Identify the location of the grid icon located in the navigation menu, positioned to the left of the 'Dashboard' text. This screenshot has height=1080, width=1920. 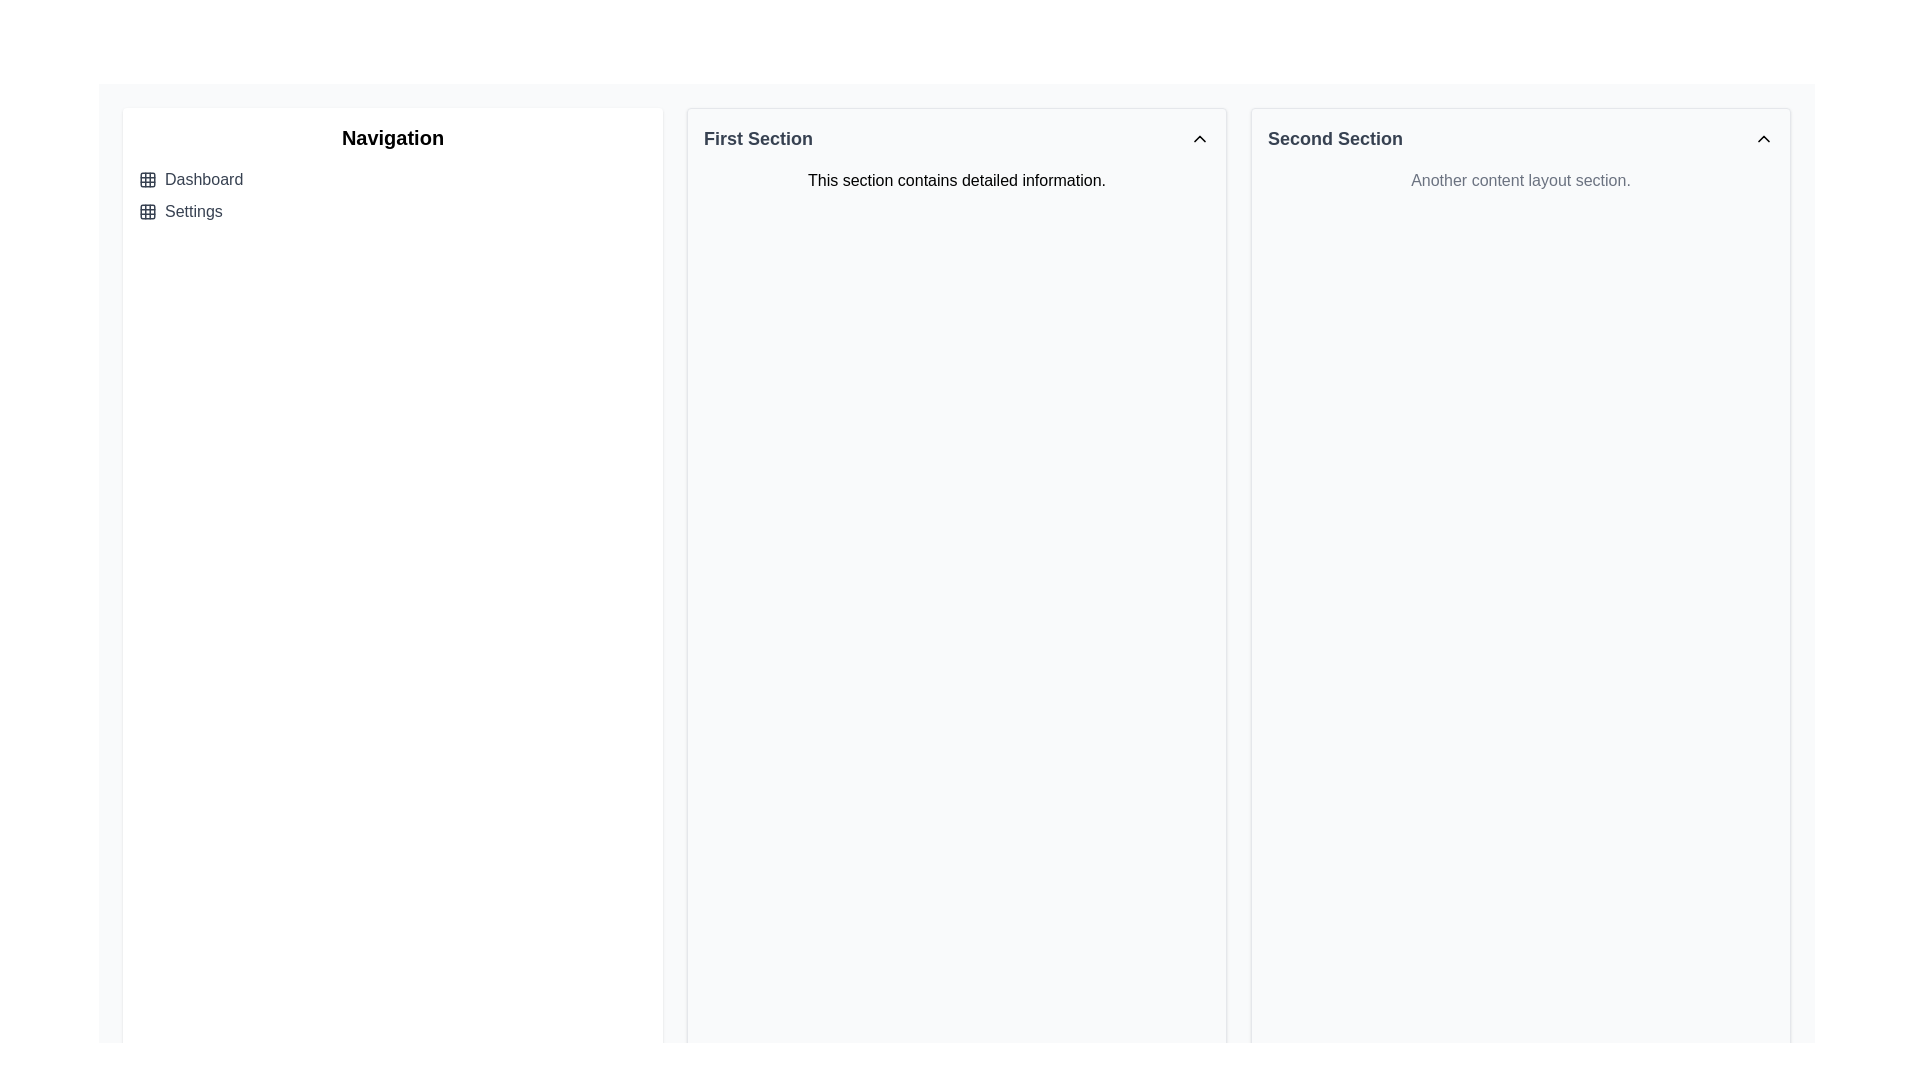
(147, 180).